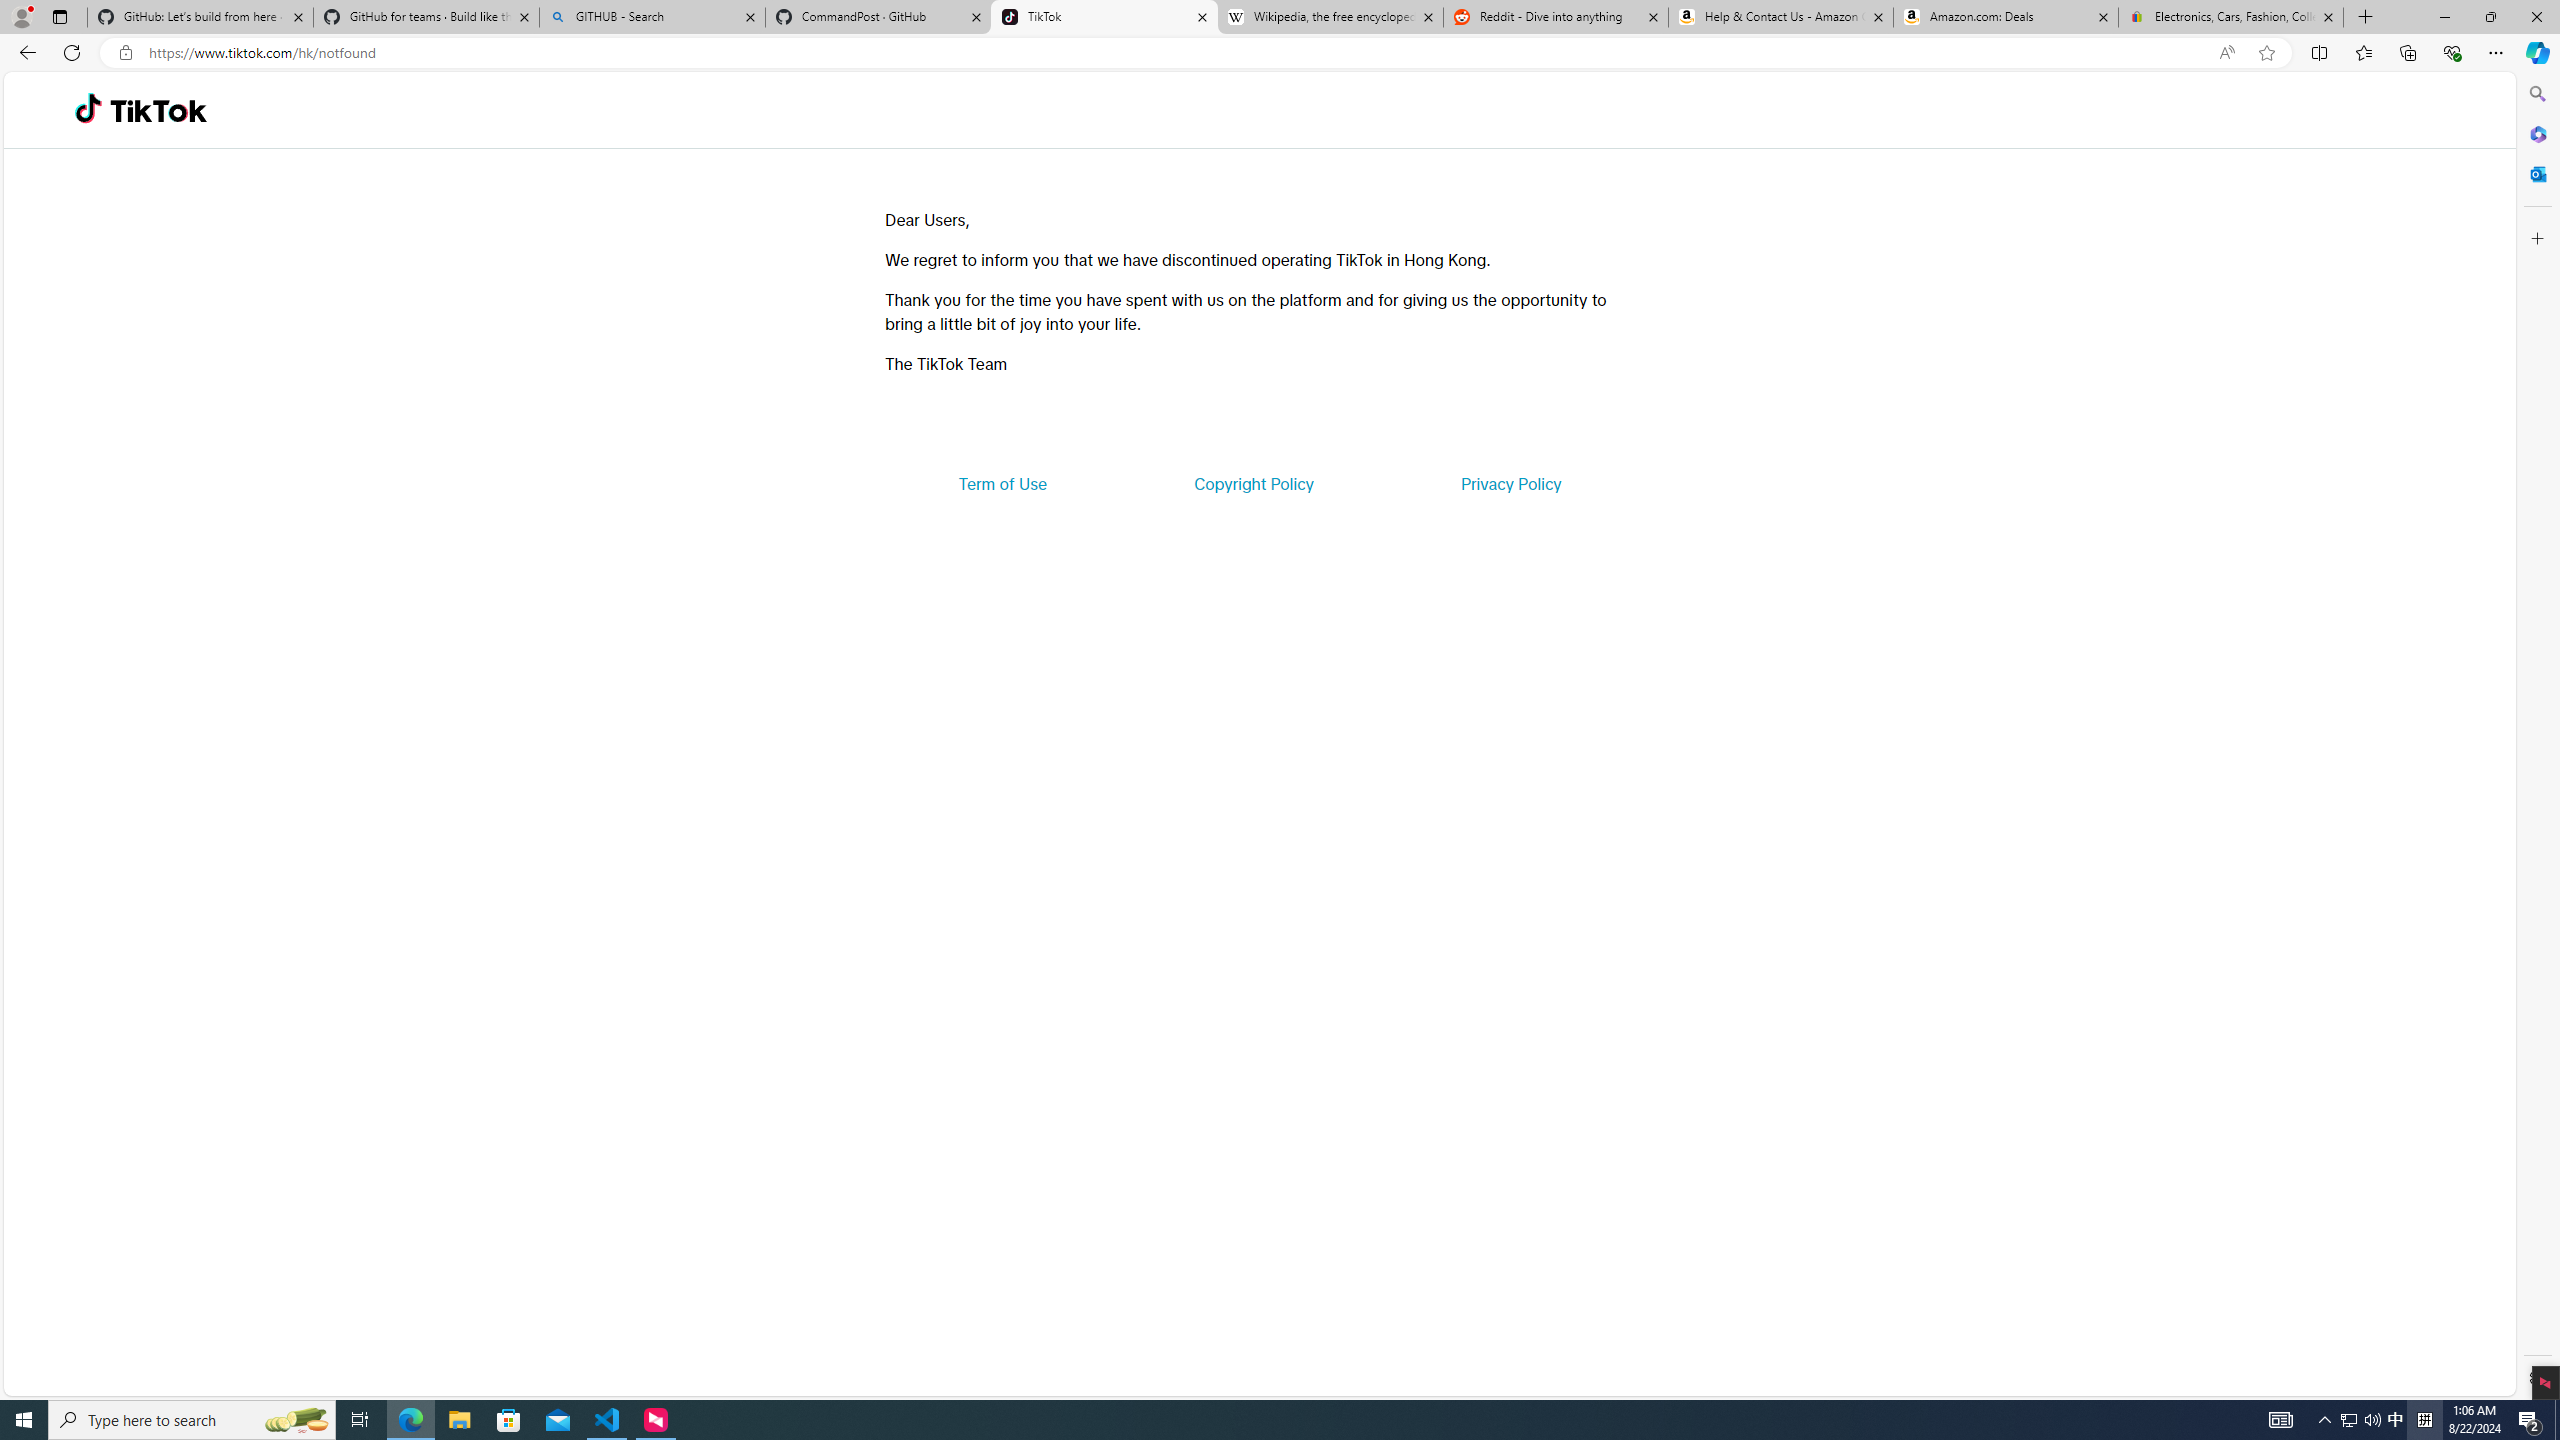 This screenshot has width=2560, height=1440. I want to click on 'Split screen', so click(2319, 51).